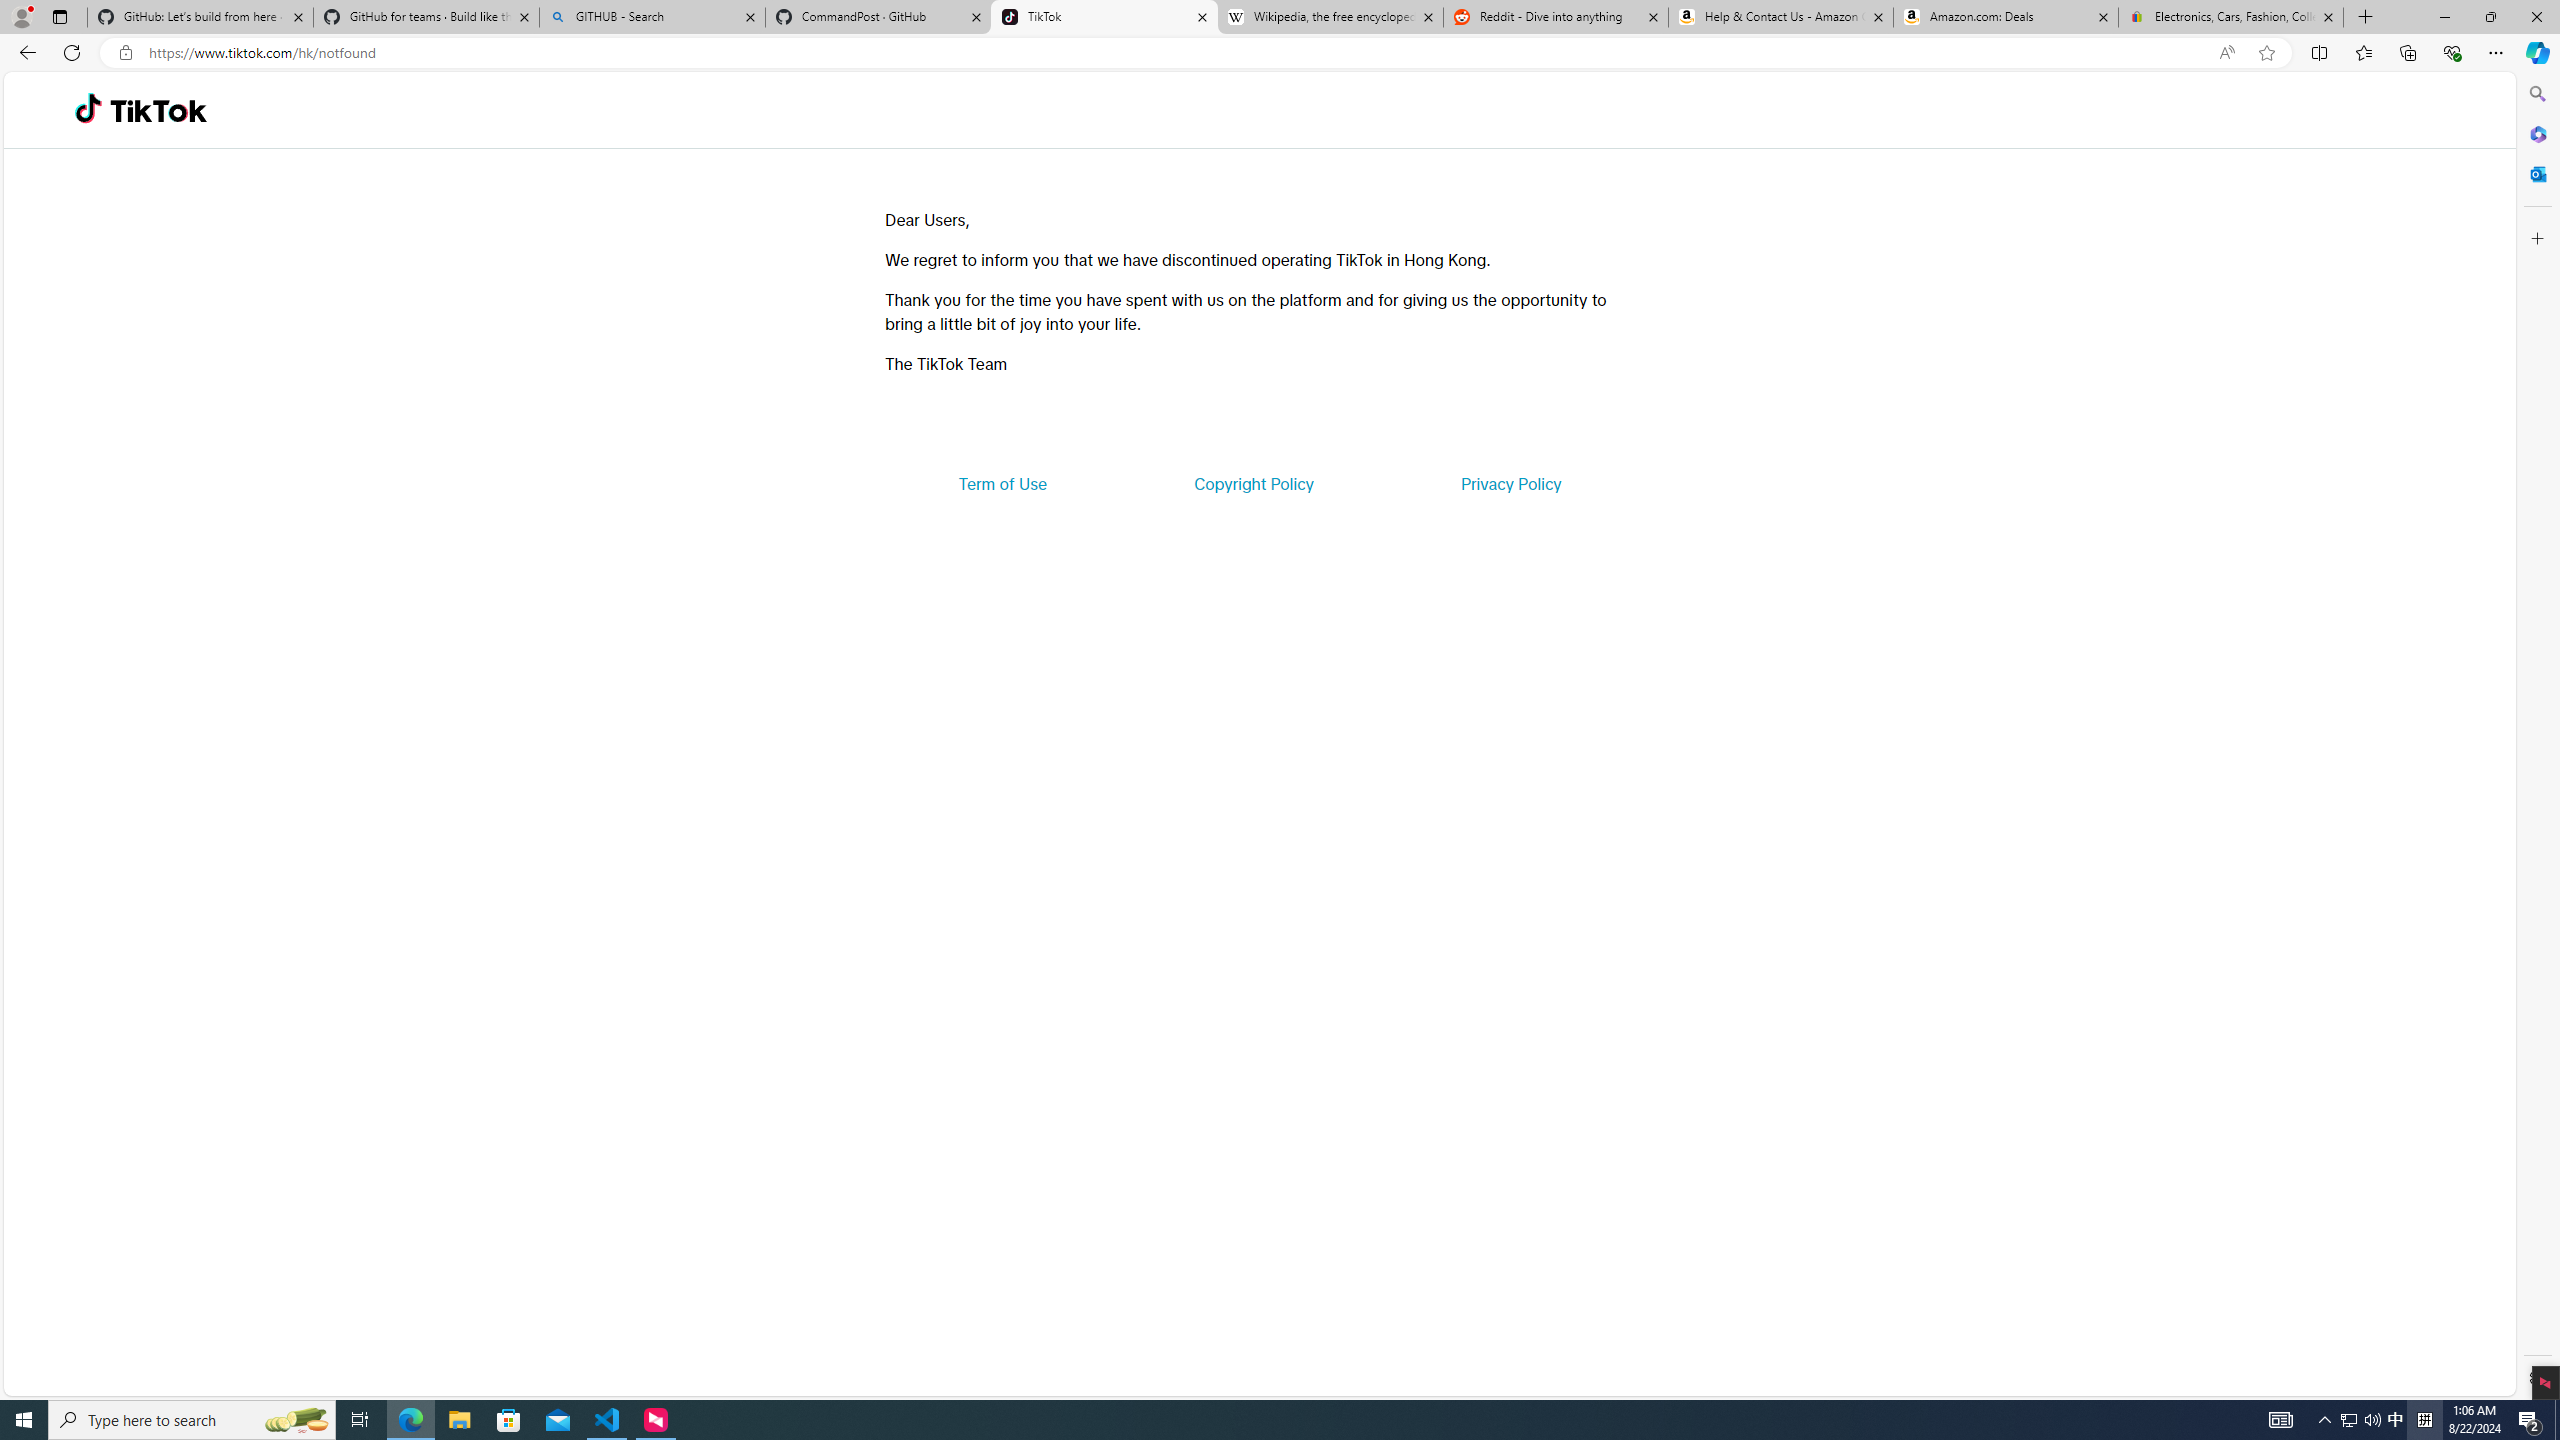 This screenshot has width=2560, height=1440. I want to click on 'Split screen', so click(2319, 51).